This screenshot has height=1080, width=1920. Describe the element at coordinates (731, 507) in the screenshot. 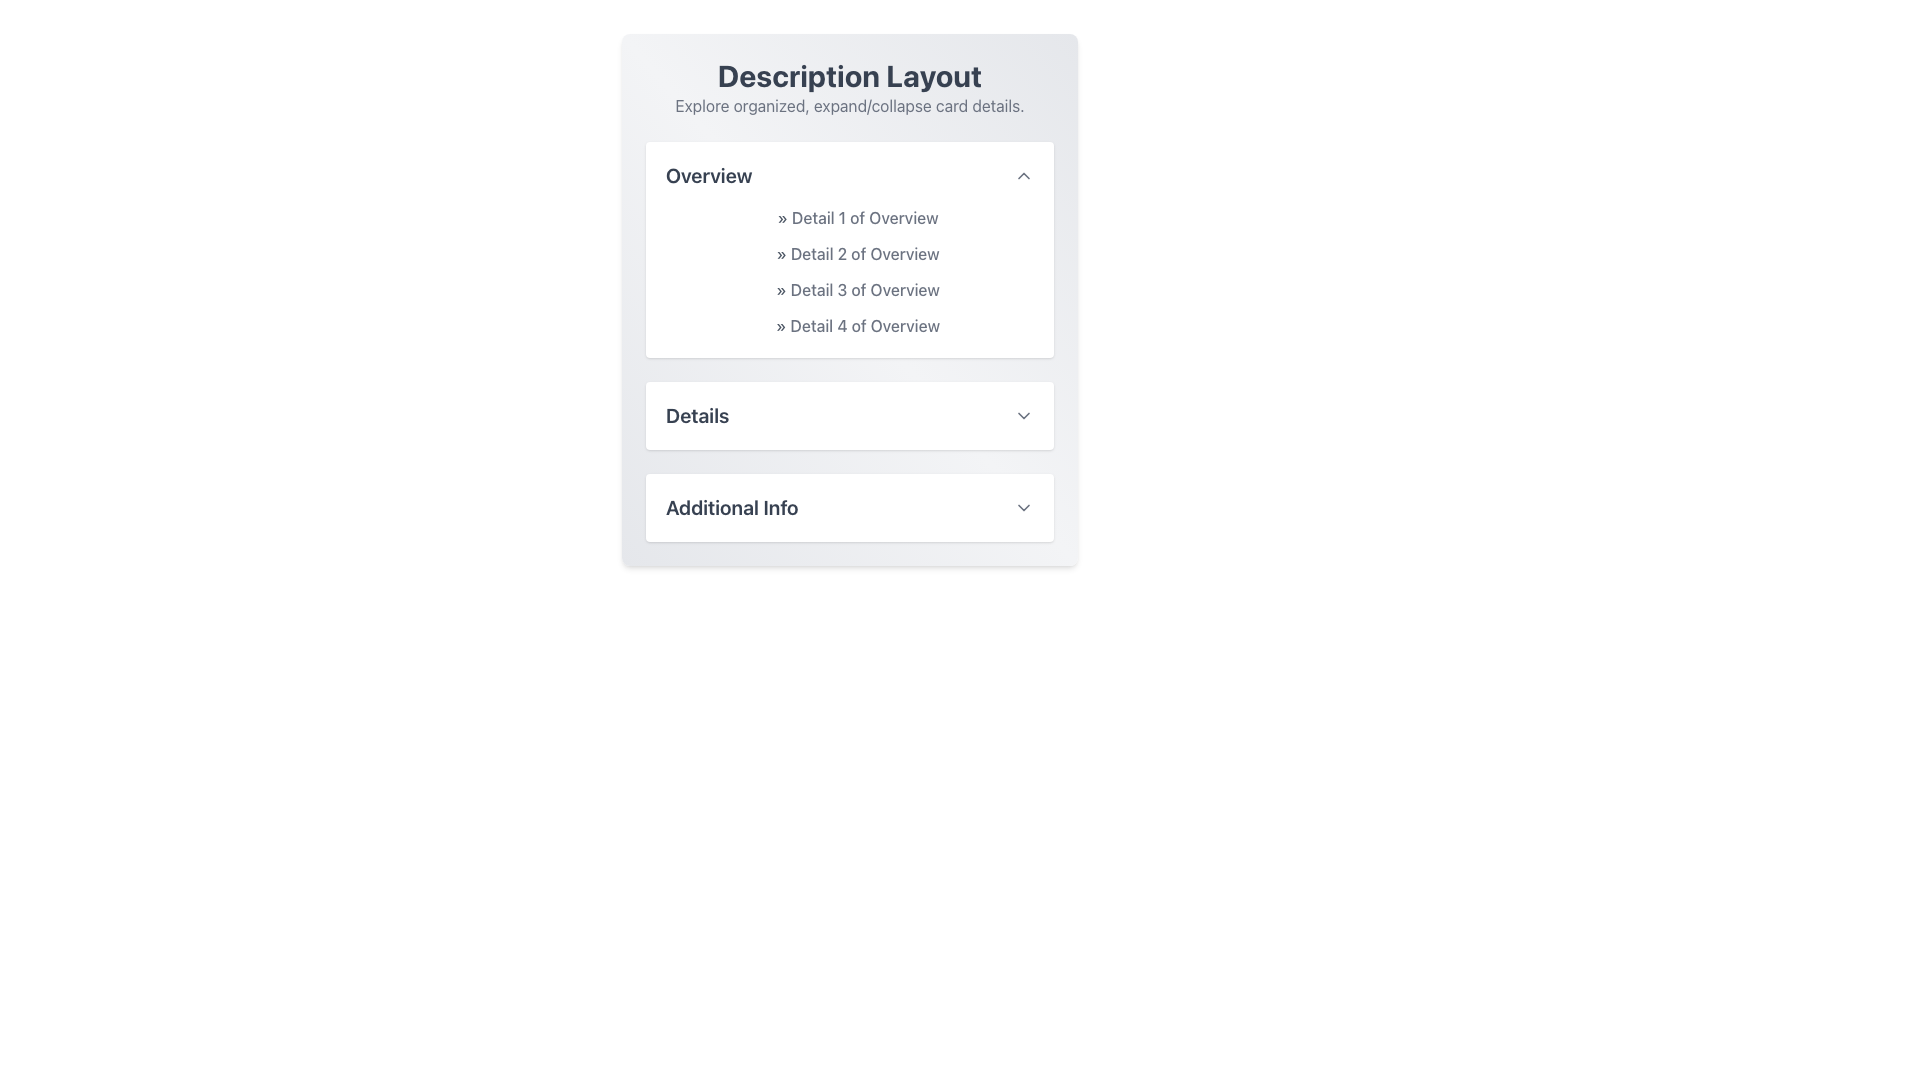

I see `the Text Label that serves as a header or label for a section, located at the bottom of a card-like structure and aligned to the left of an interactive icon` at that location.